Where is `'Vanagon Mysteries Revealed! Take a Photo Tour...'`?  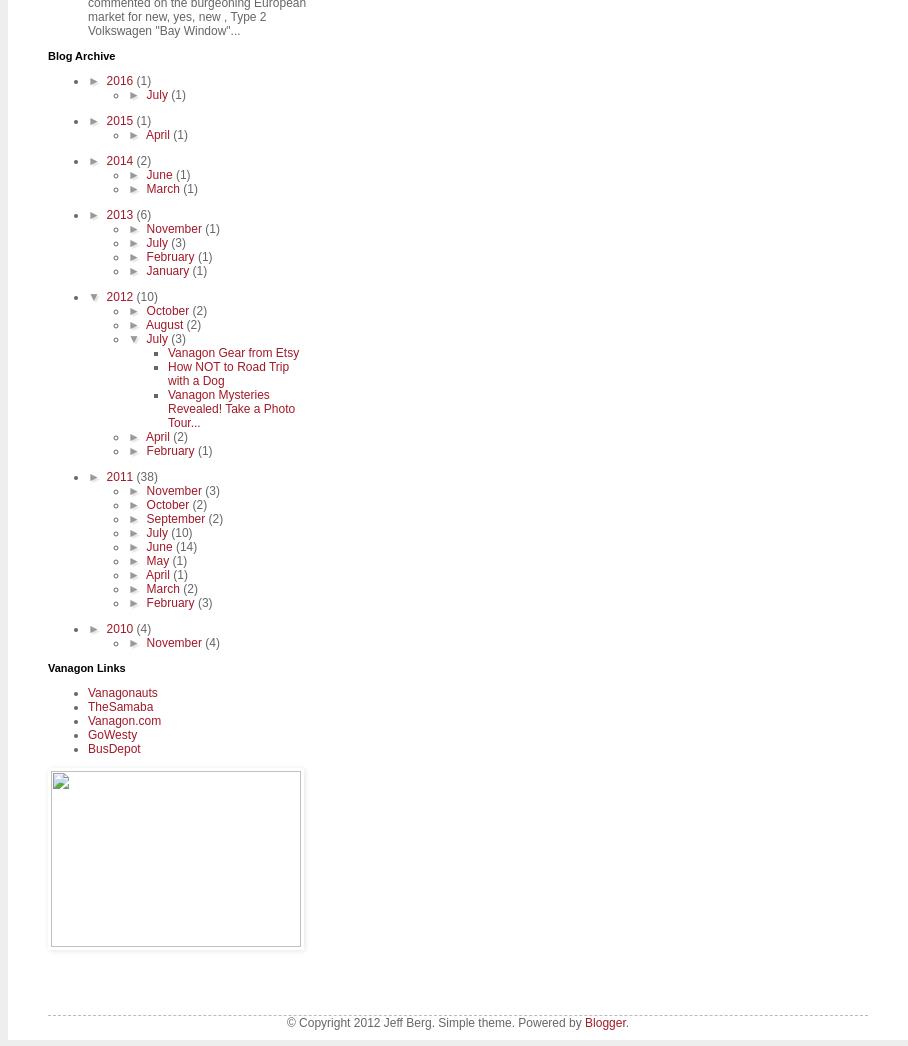
'Vanagon Mysteries Revealed! Take a Photo Tour...' is located at coordinates (166, 408).